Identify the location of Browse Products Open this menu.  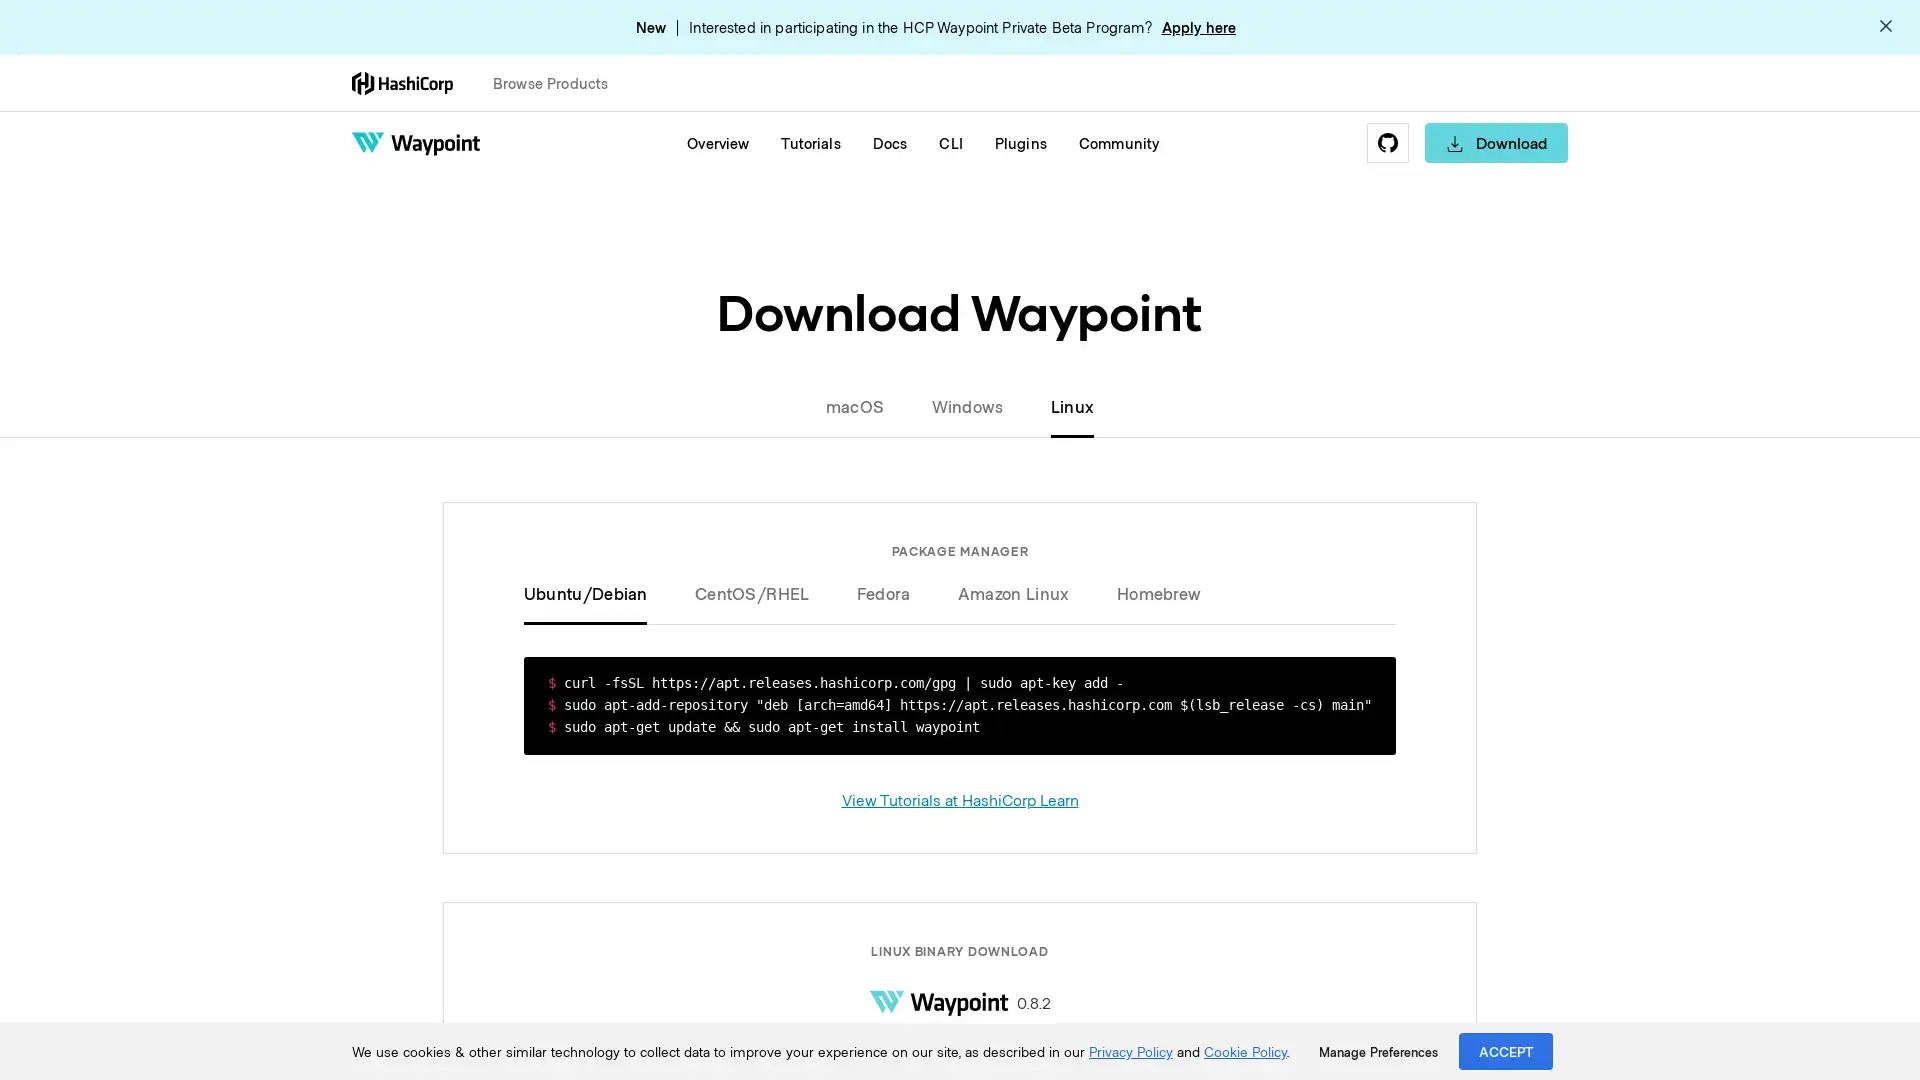
(559, 82).